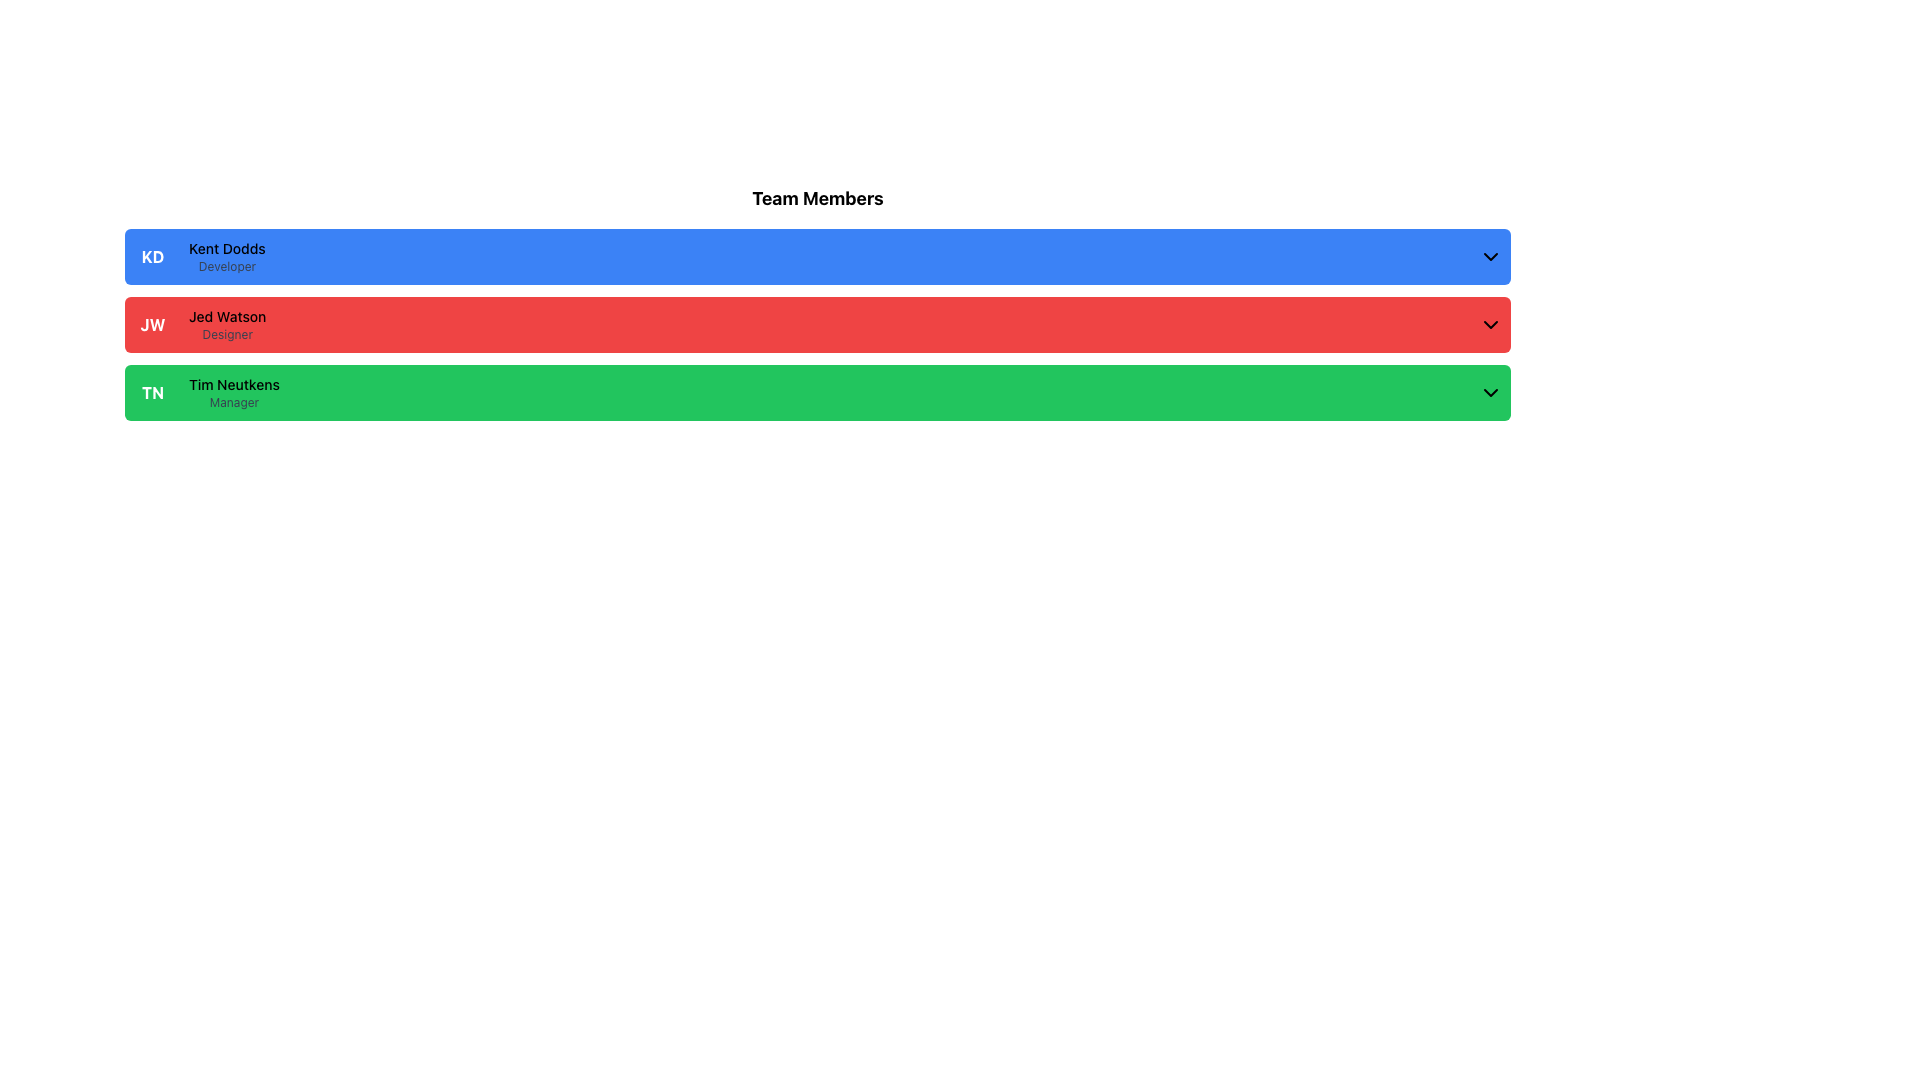  Describe the element at coordinates (227, 248) in the screenshot. I see `the text label displaying 'Kent Dodds' within the blue rectangular area labeled 'KD'` at that location.